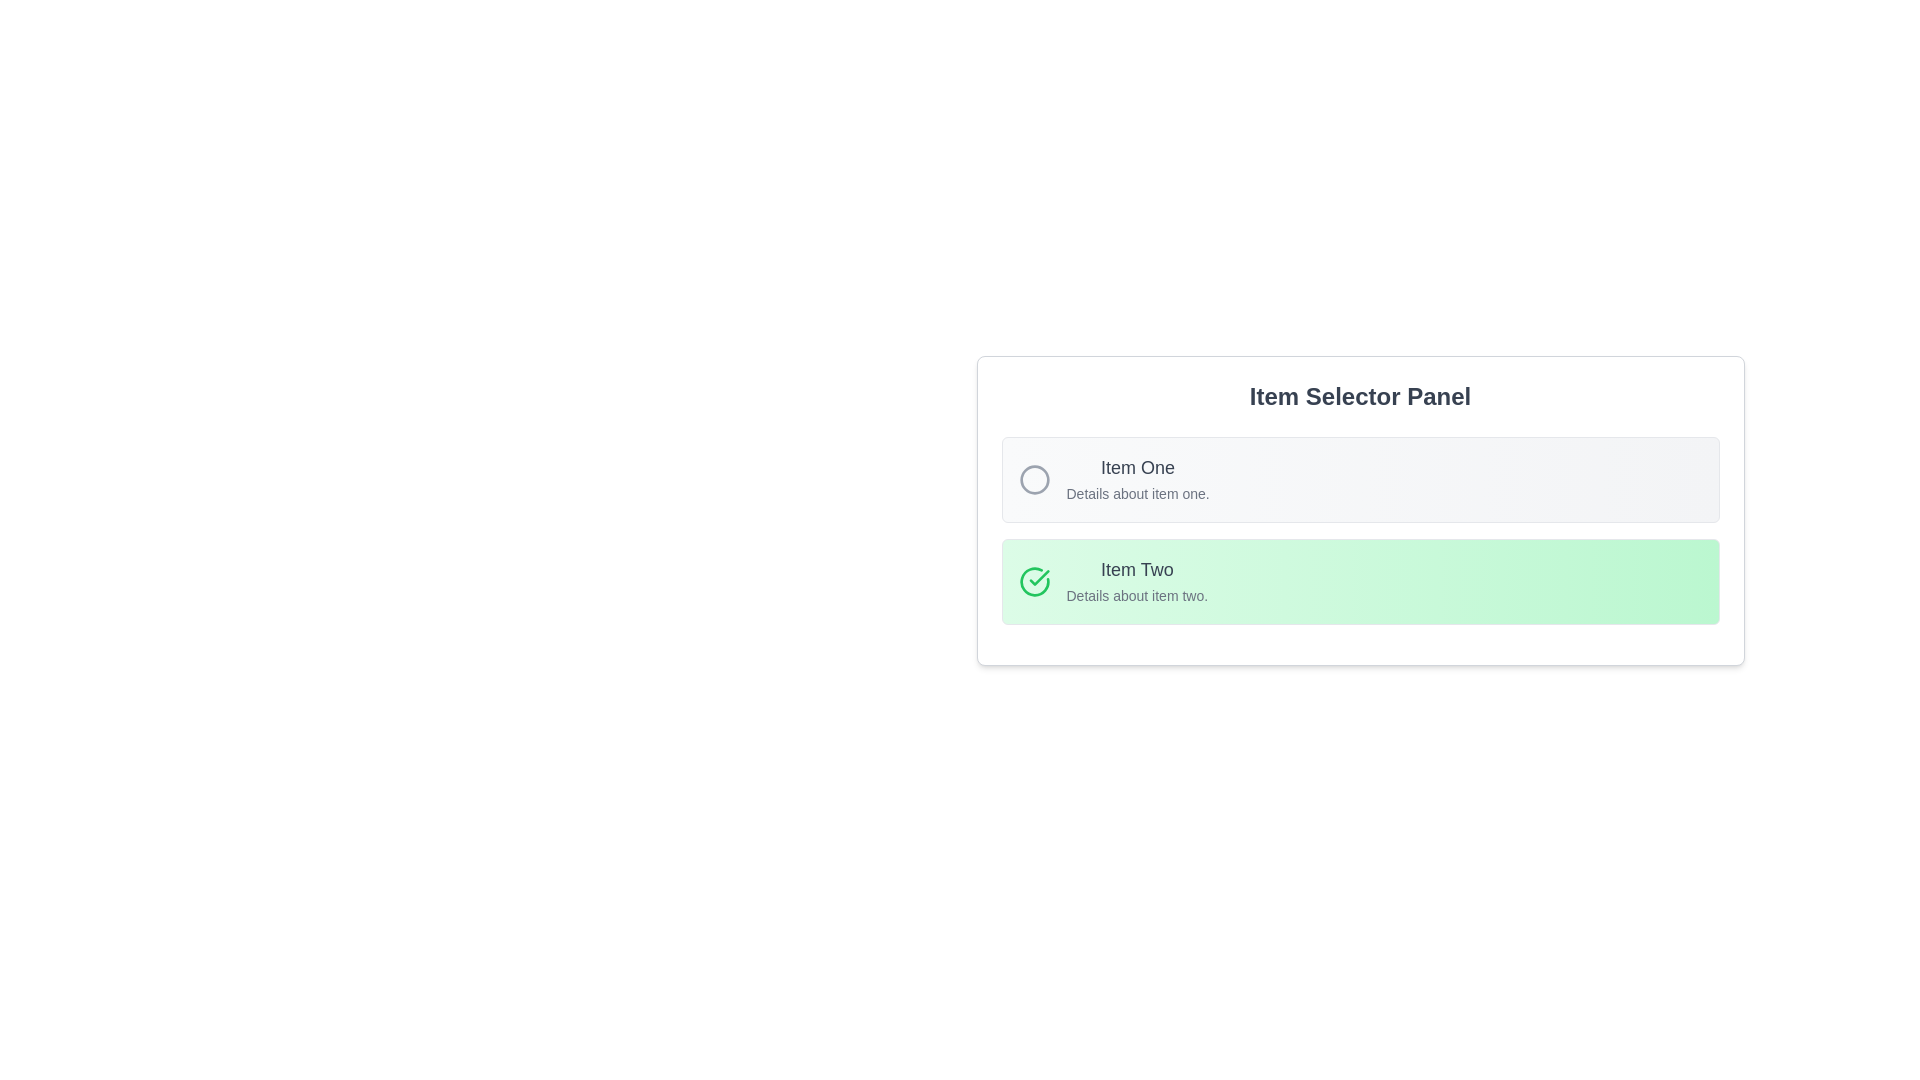 The image size is (1920, 1080). Describe the element at coordinates (1137, 595) in the screenshot. I see `the label stating 'Details about item two.' which is styled in gray and positioned directly beneath the main heading 'Item Two'` at that location.